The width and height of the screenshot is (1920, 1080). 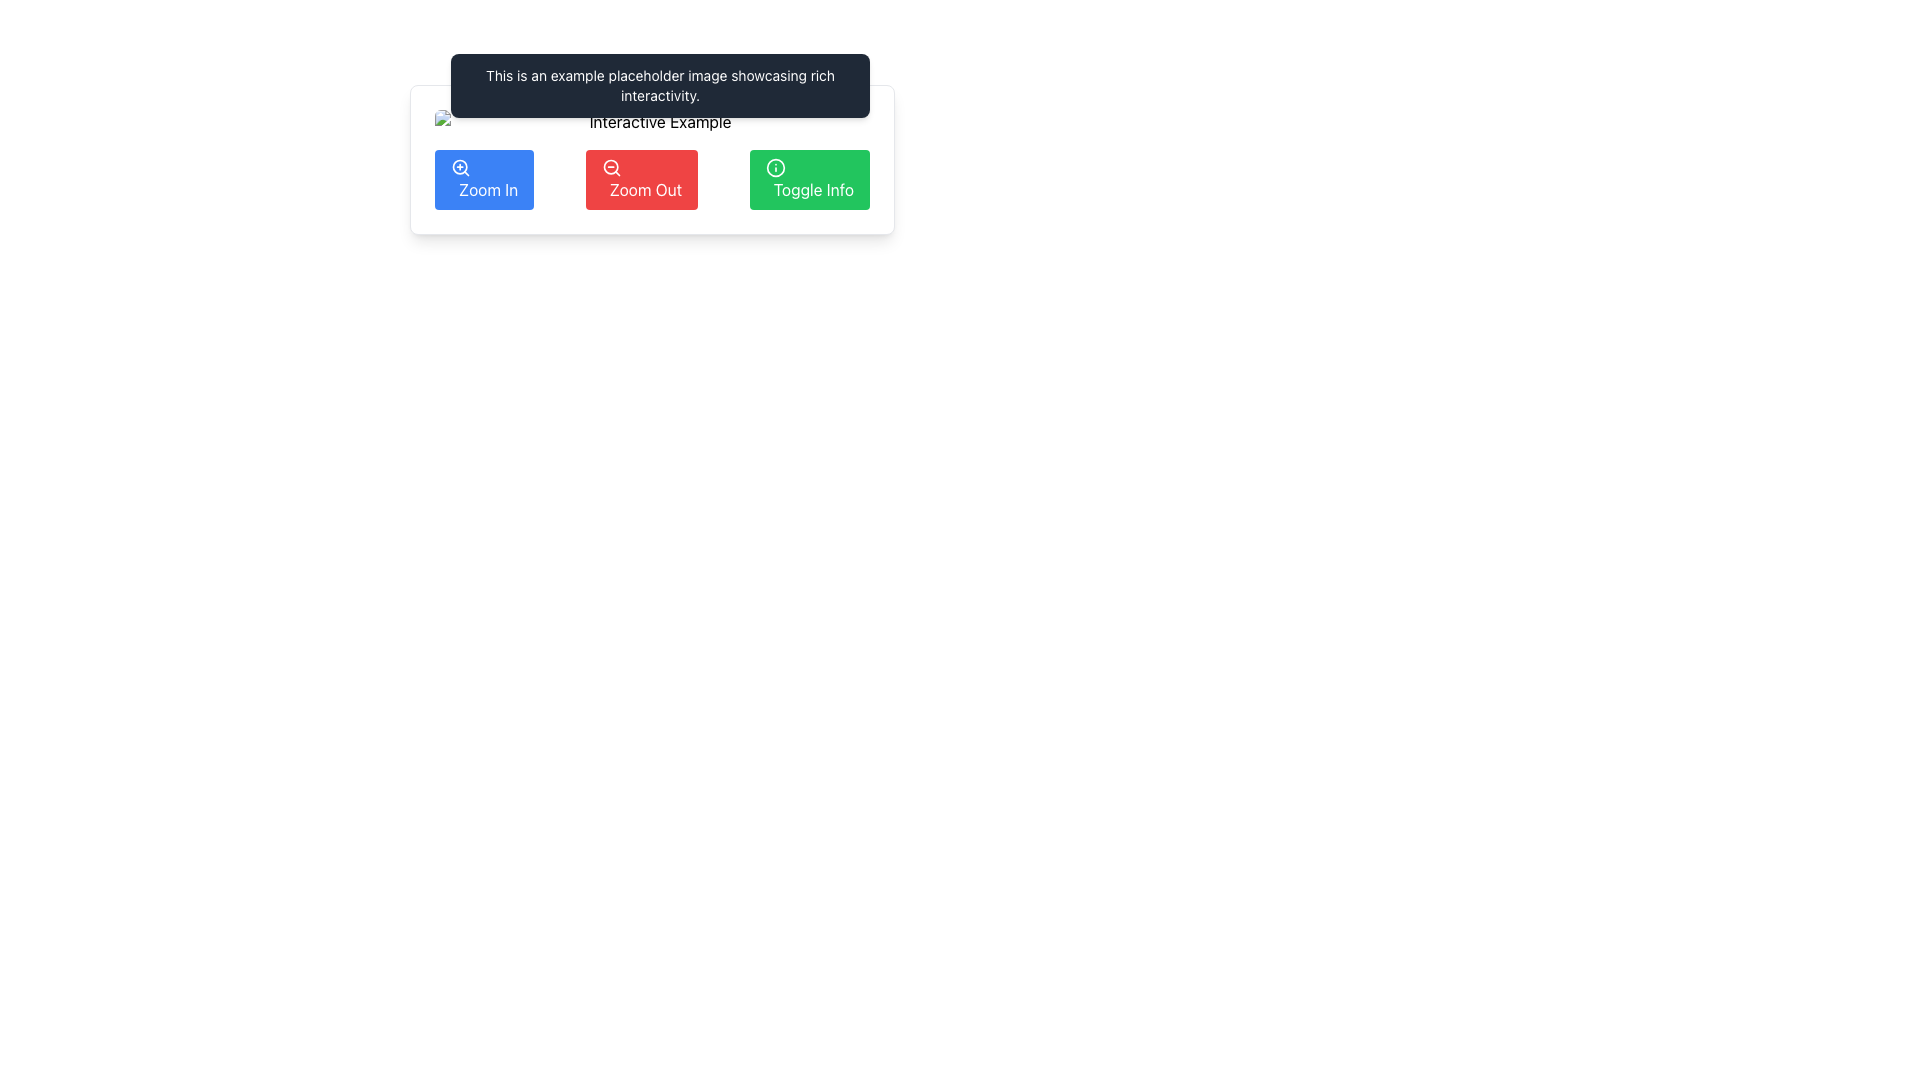 I want to click on the circular SVG shape that represents the Zoom In icon, which is centrally positioned within the icon, so click(x=459, y=166).